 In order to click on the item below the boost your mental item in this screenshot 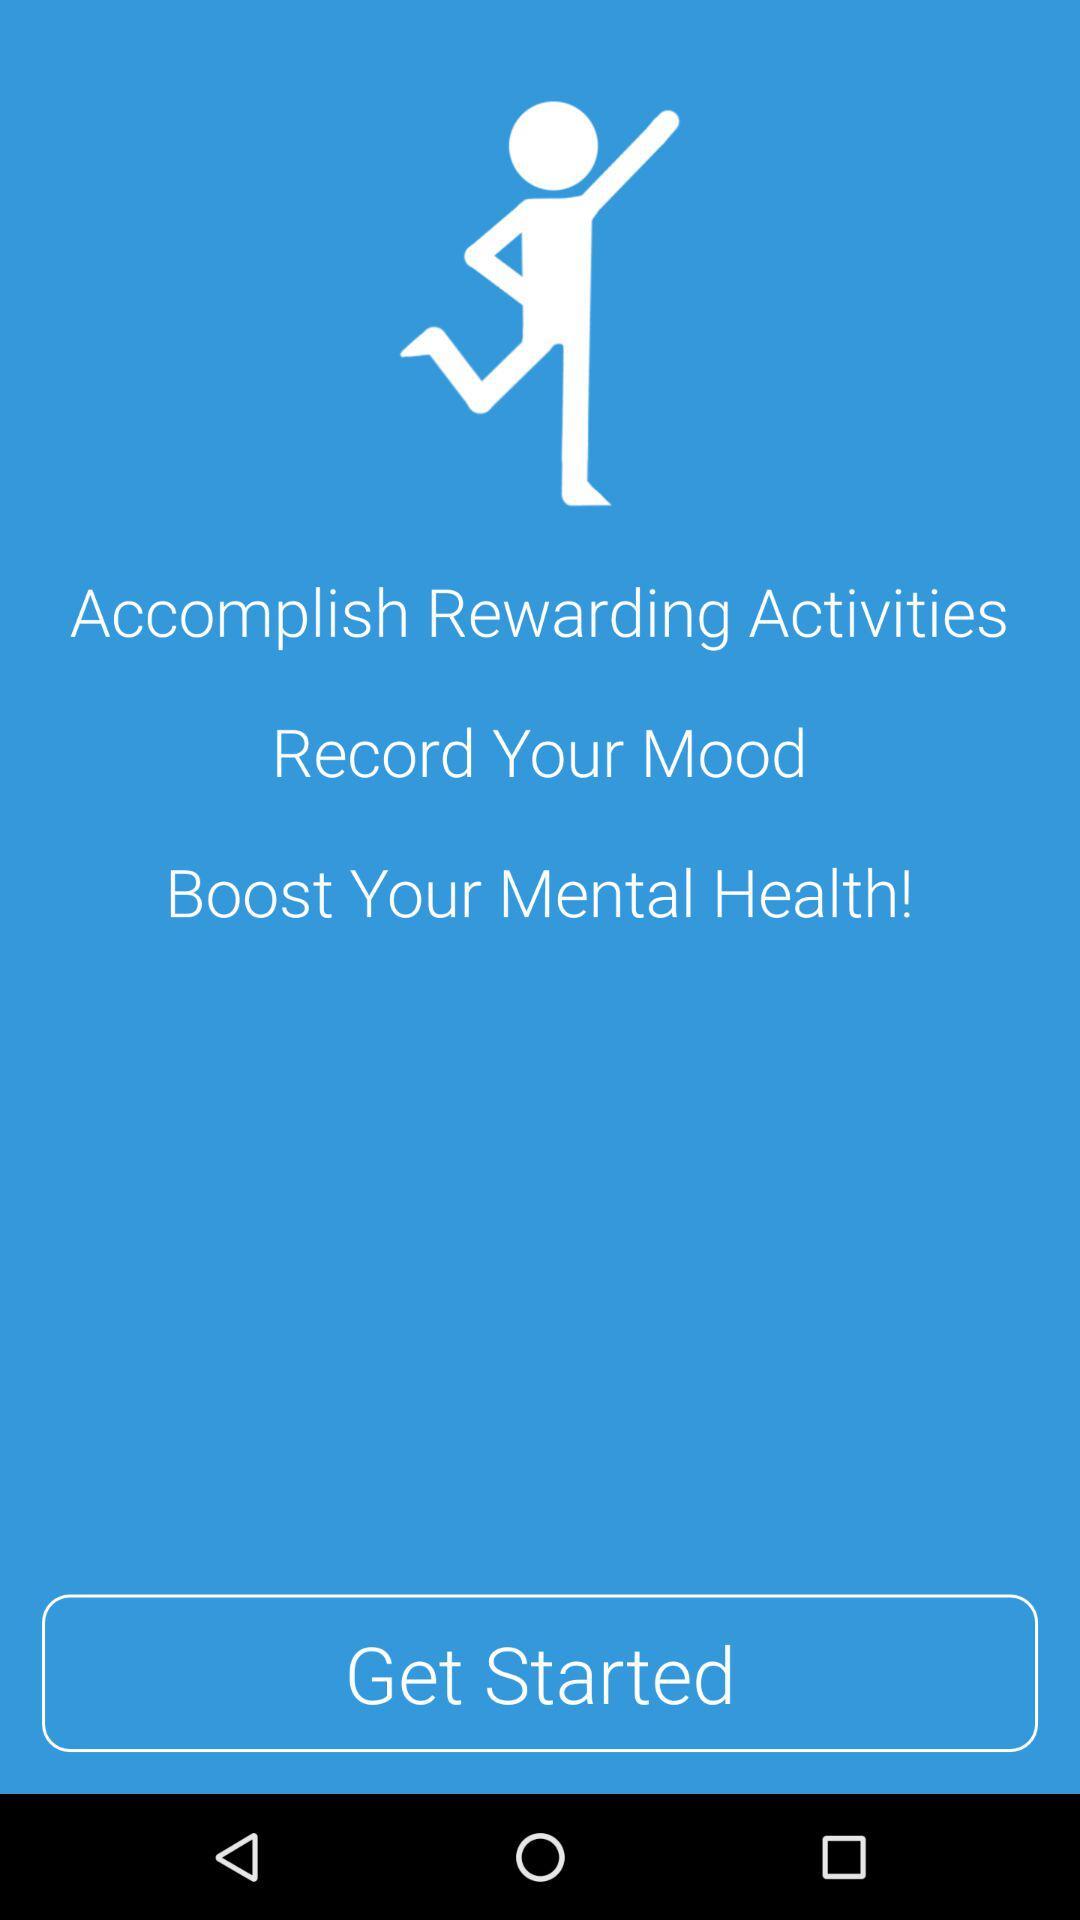, I will do `click(540, 1673)`.